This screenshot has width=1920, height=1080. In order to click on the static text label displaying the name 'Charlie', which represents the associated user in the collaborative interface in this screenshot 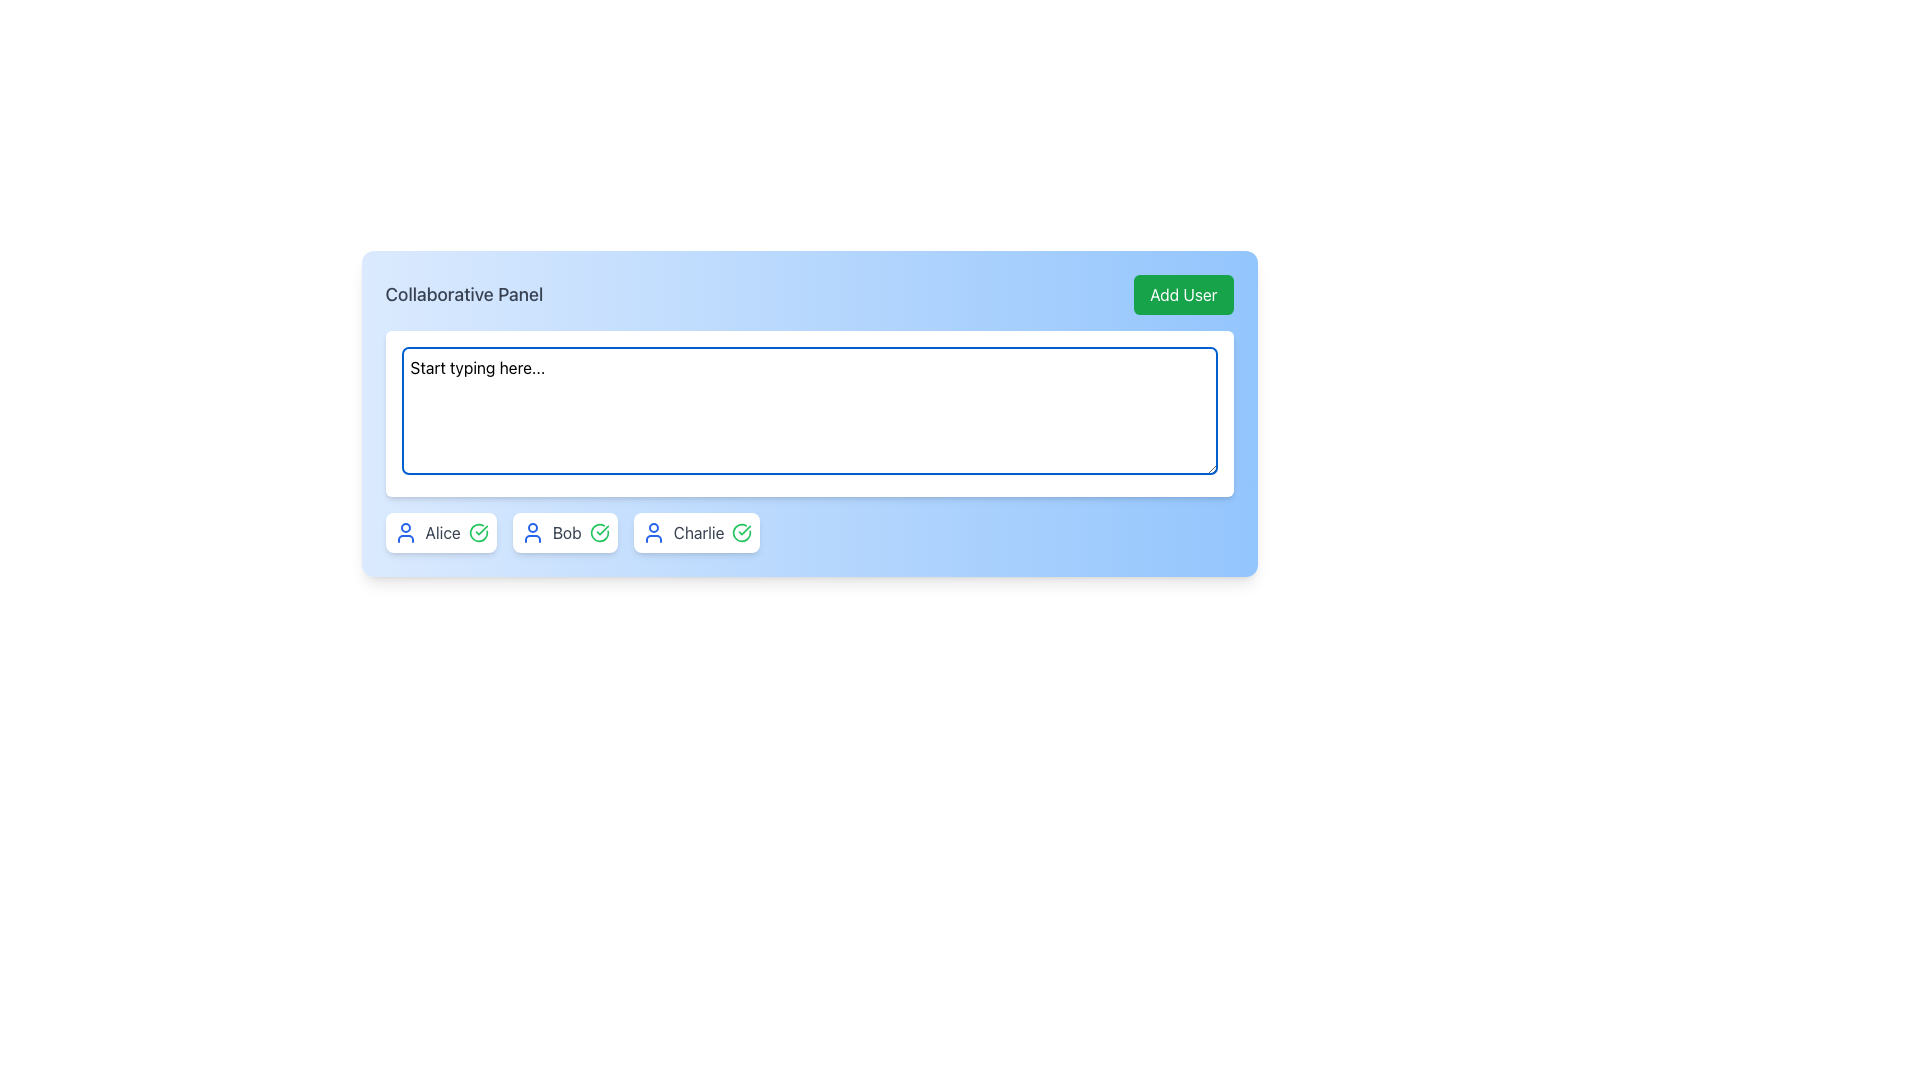, I will do `click(699, 531)`.